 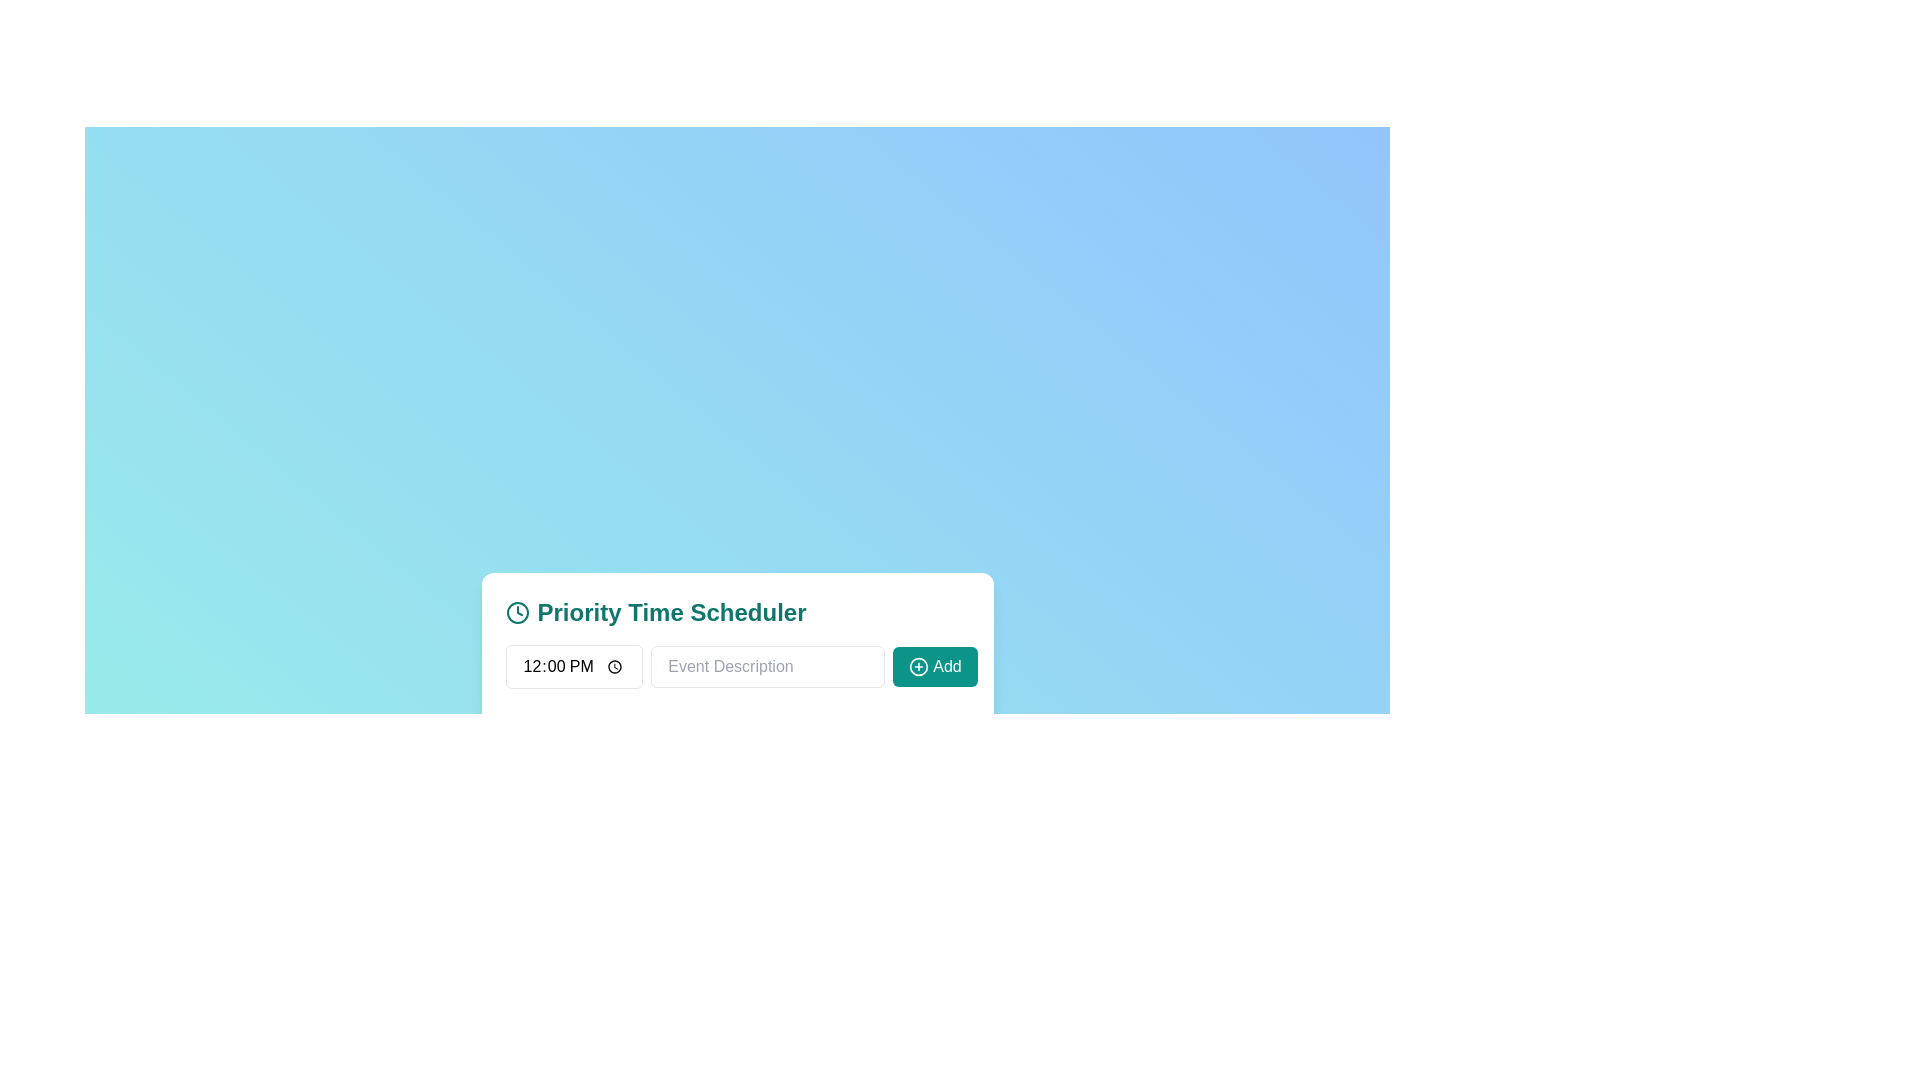 I want to click on the button intended to add an event in the 'Priority Time Scheduler' modal, so click(x=934, y=667).